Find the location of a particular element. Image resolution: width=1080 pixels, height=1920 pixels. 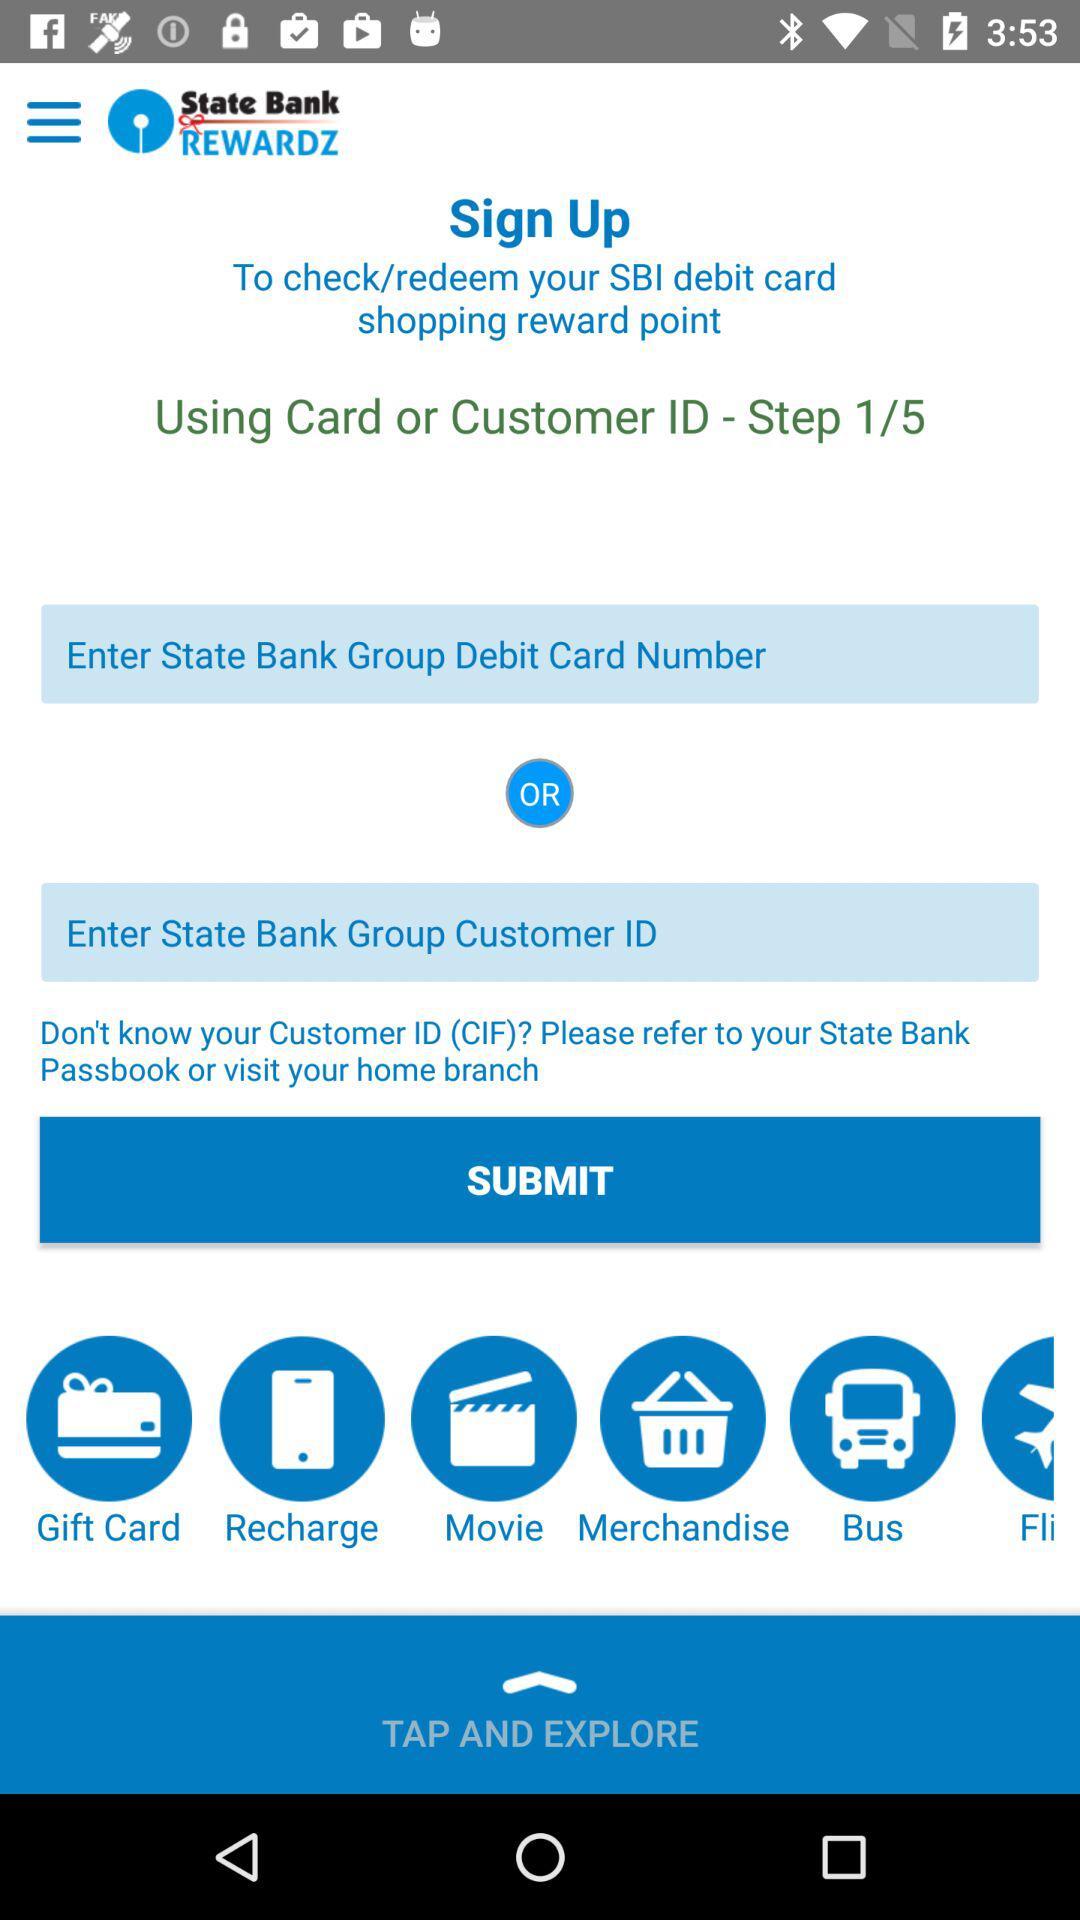

the button above tap and explore icon is located at coordinates (301, 1443).